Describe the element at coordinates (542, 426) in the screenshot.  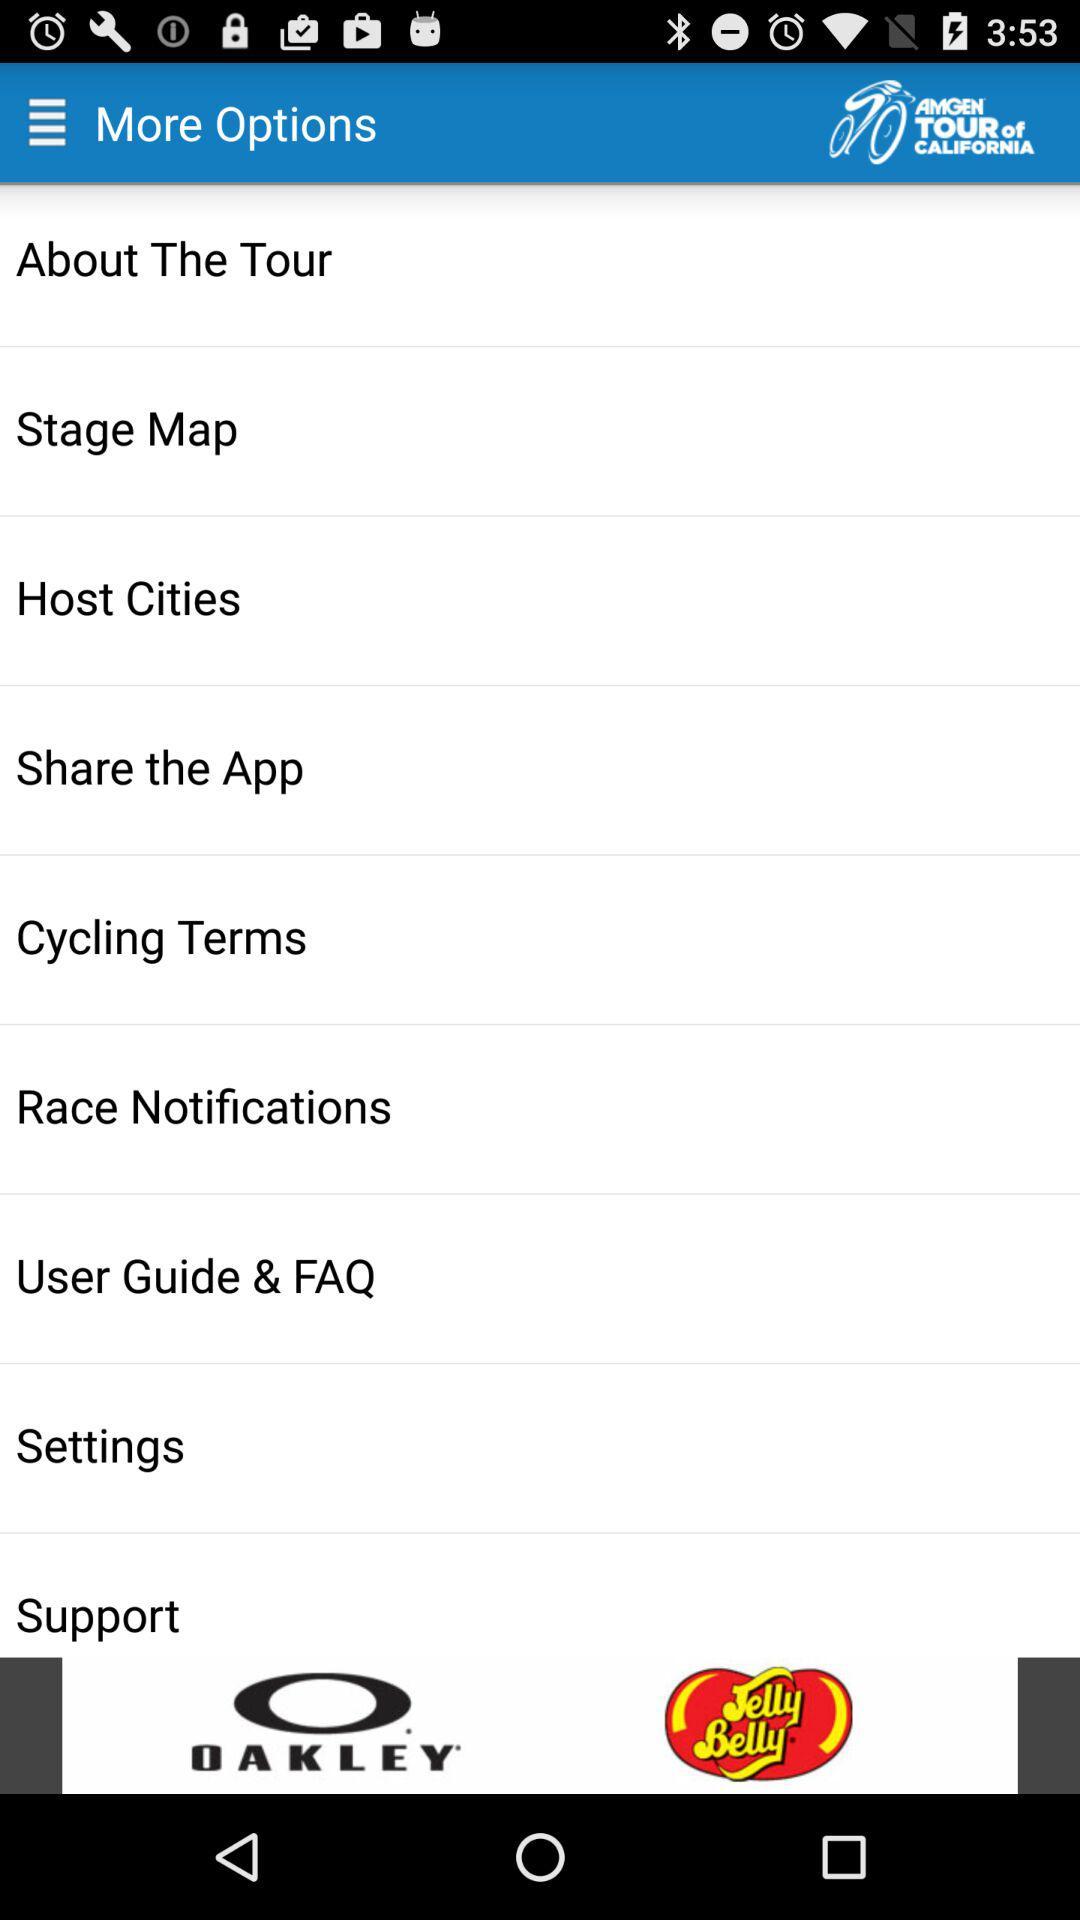
I see `the stage map` at that location.